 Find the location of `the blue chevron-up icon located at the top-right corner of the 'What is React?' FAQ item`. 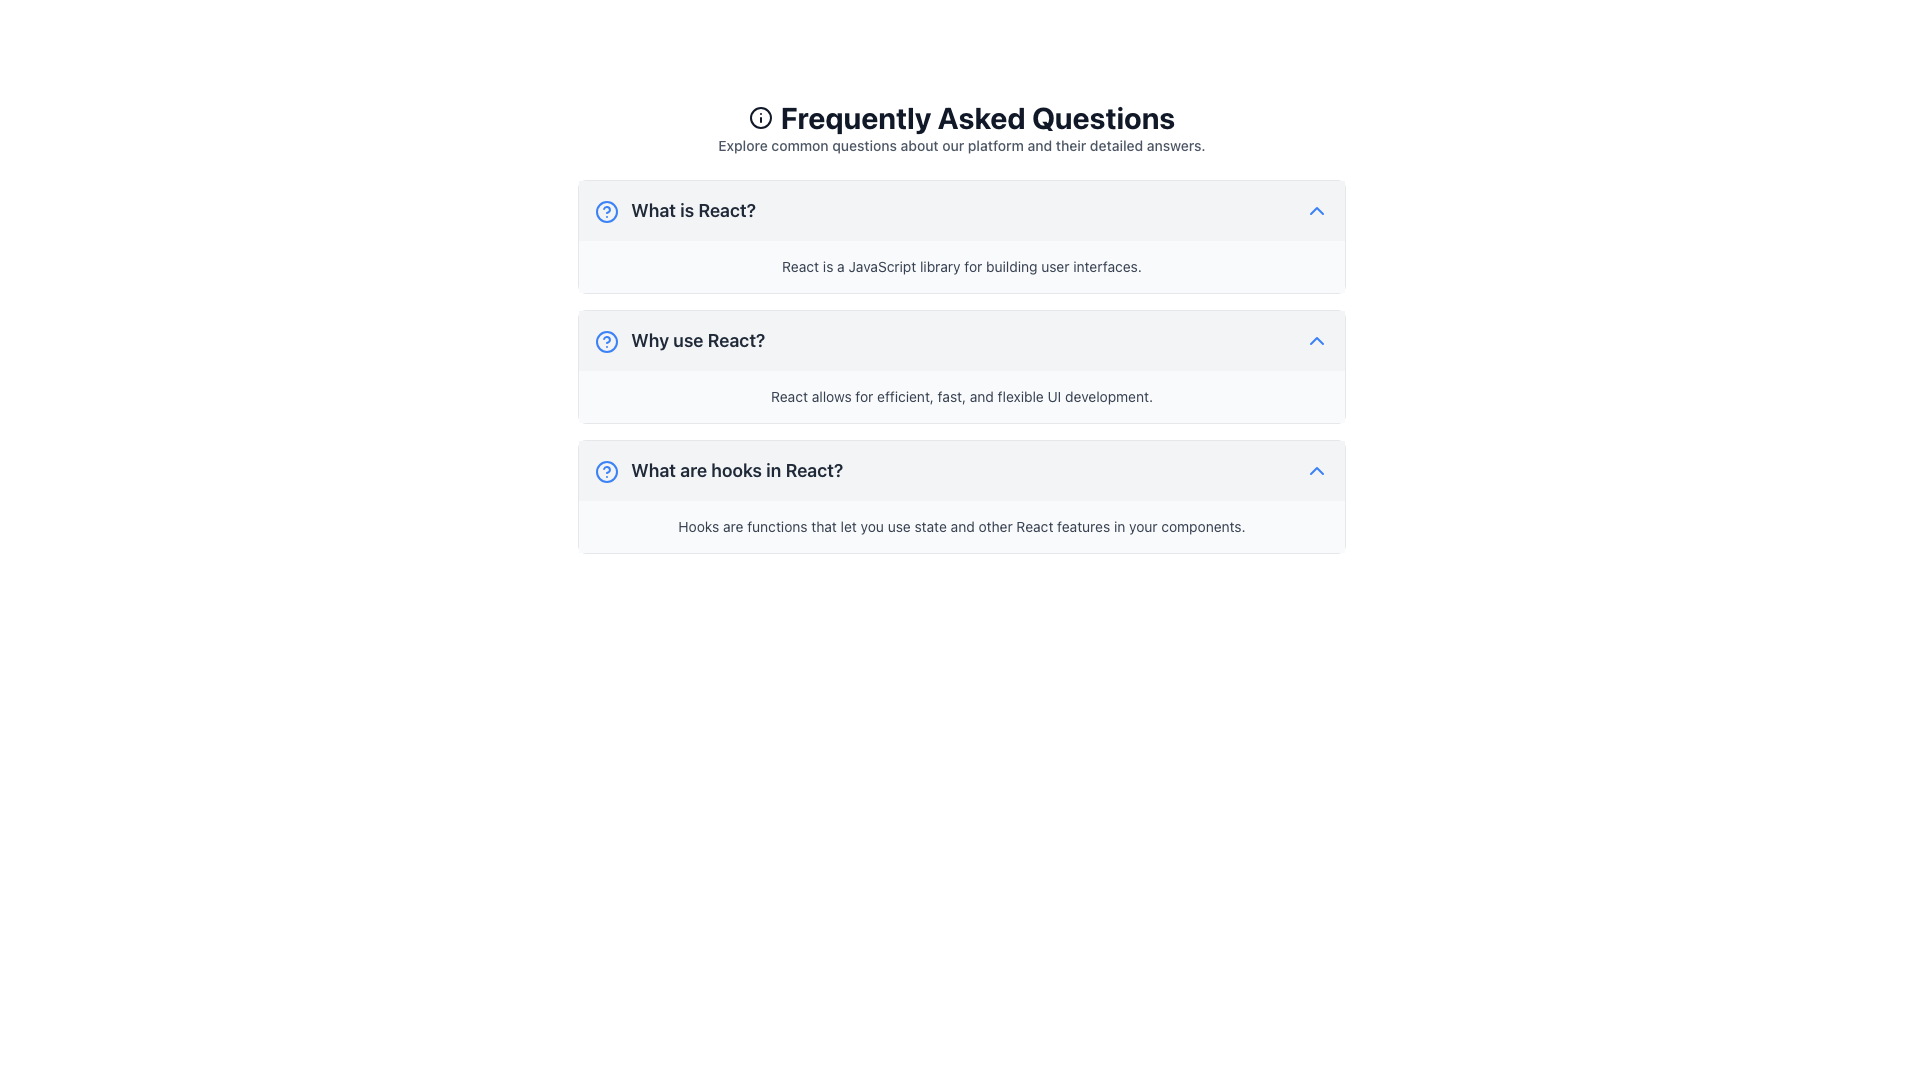

the blue chevron-up icon located at the top-right corner of the 'What is React?' FAQ item is located at coordinates (1316, 211).